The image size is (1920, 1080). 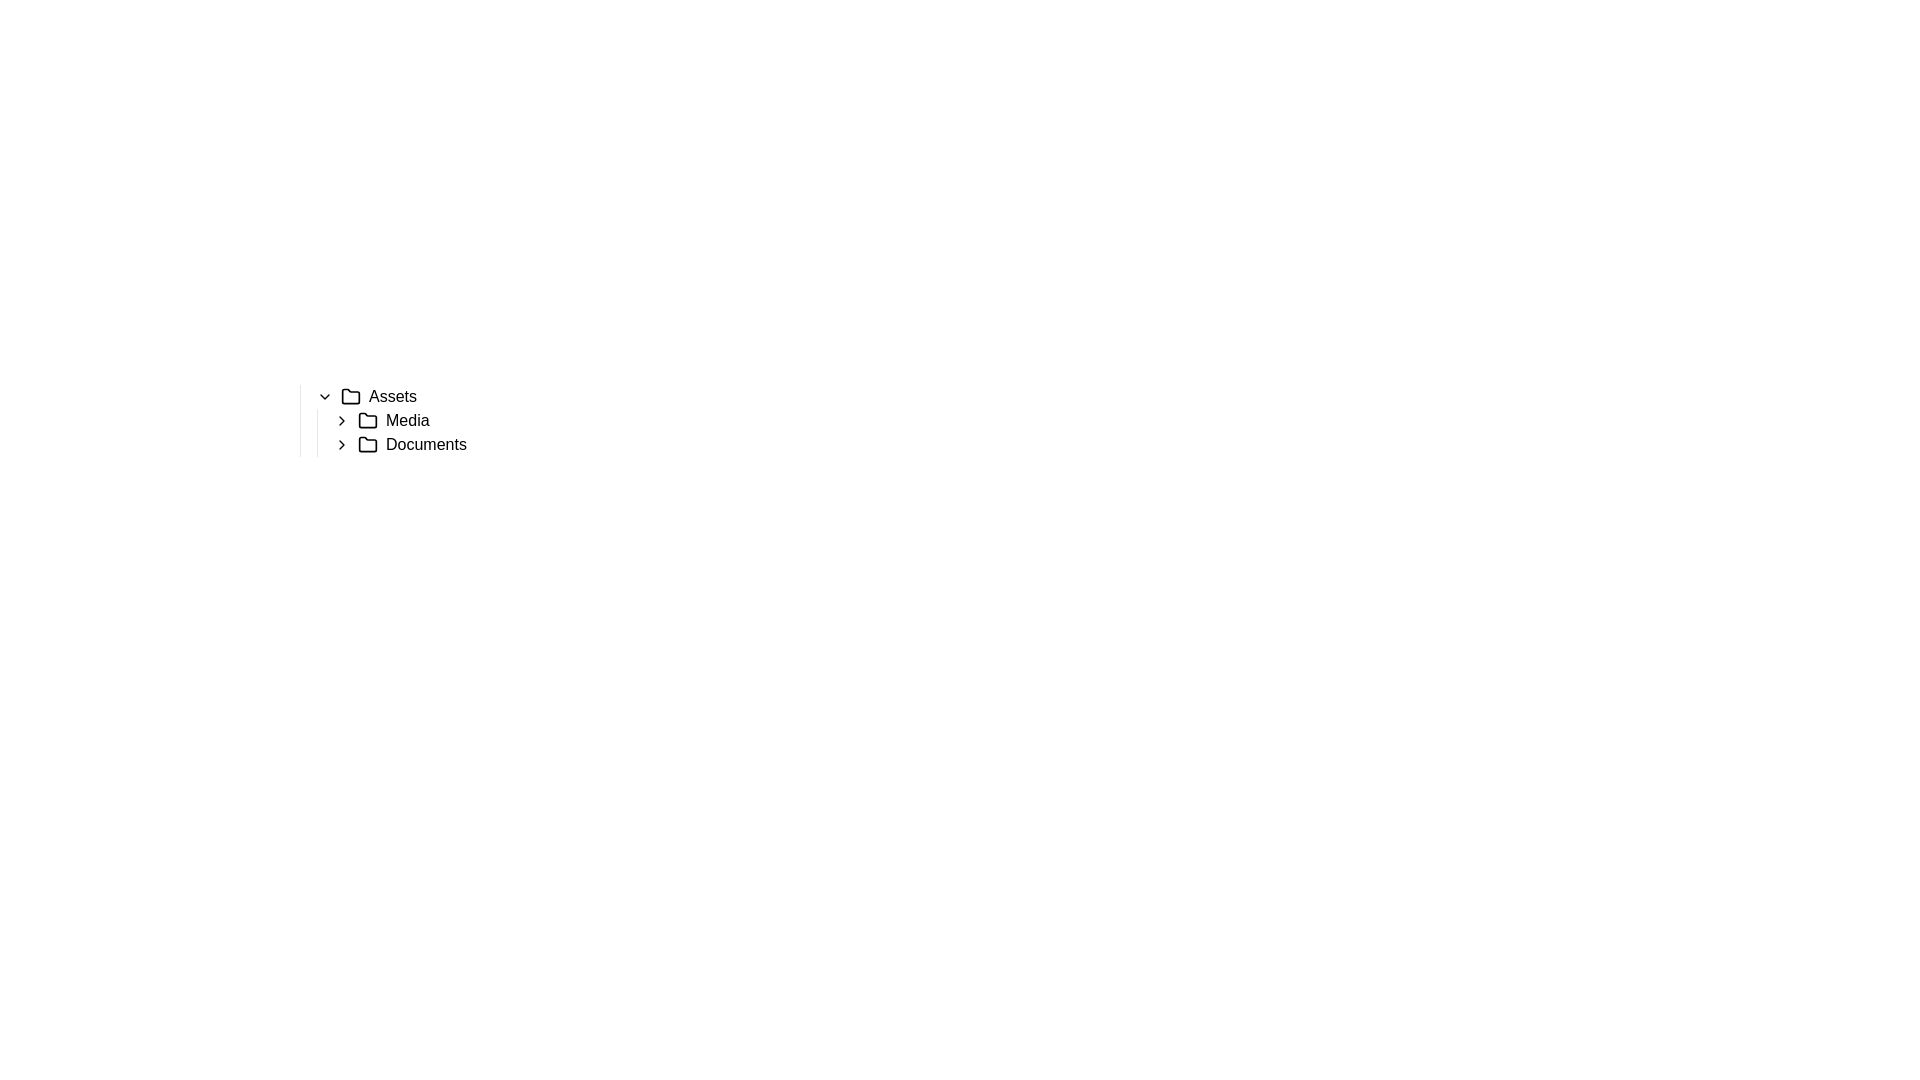 What do you see at coordinates (325, 397) in the screenshot?
I see `the Chevron Icon located to the left of the 'Assets' label` at bounding box center [325, 397].